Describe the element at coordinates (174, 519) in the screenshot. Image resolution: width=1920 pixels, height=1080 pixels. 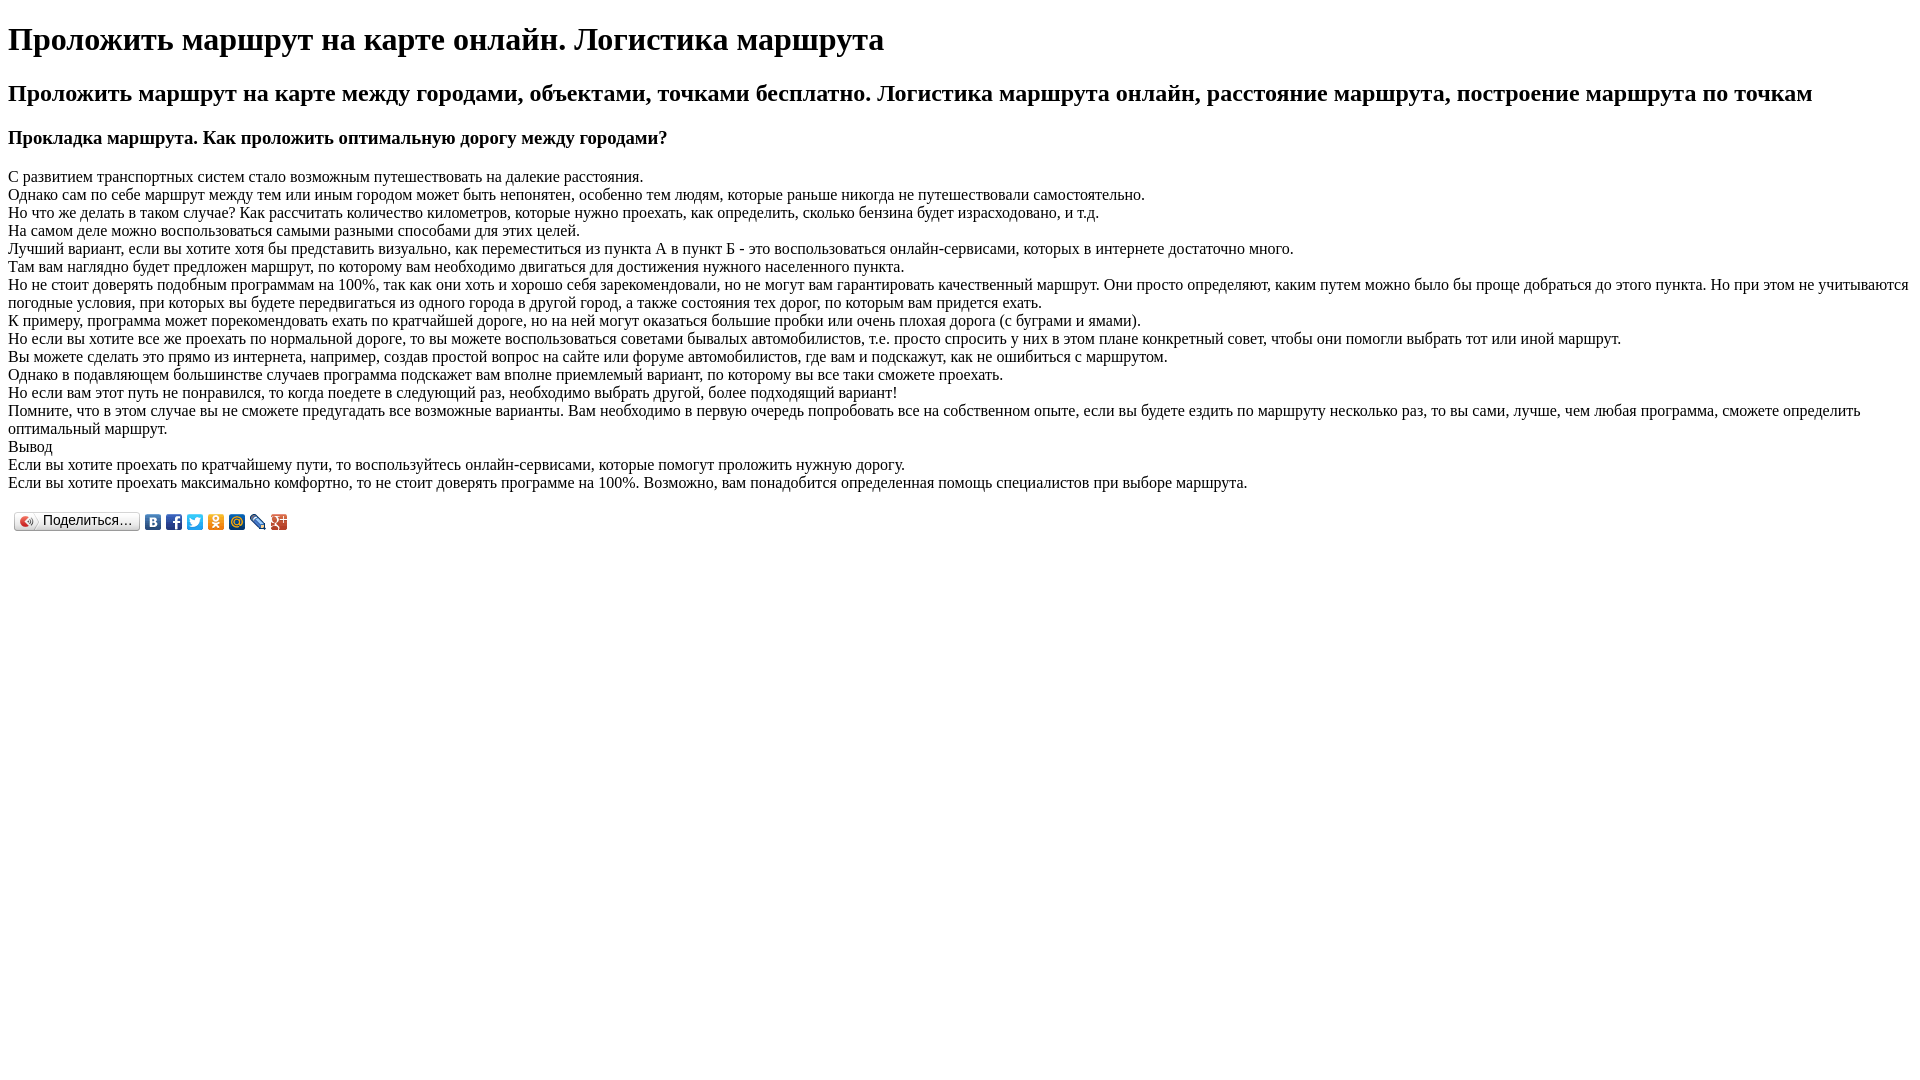
I see `'Facebook'` at that location.